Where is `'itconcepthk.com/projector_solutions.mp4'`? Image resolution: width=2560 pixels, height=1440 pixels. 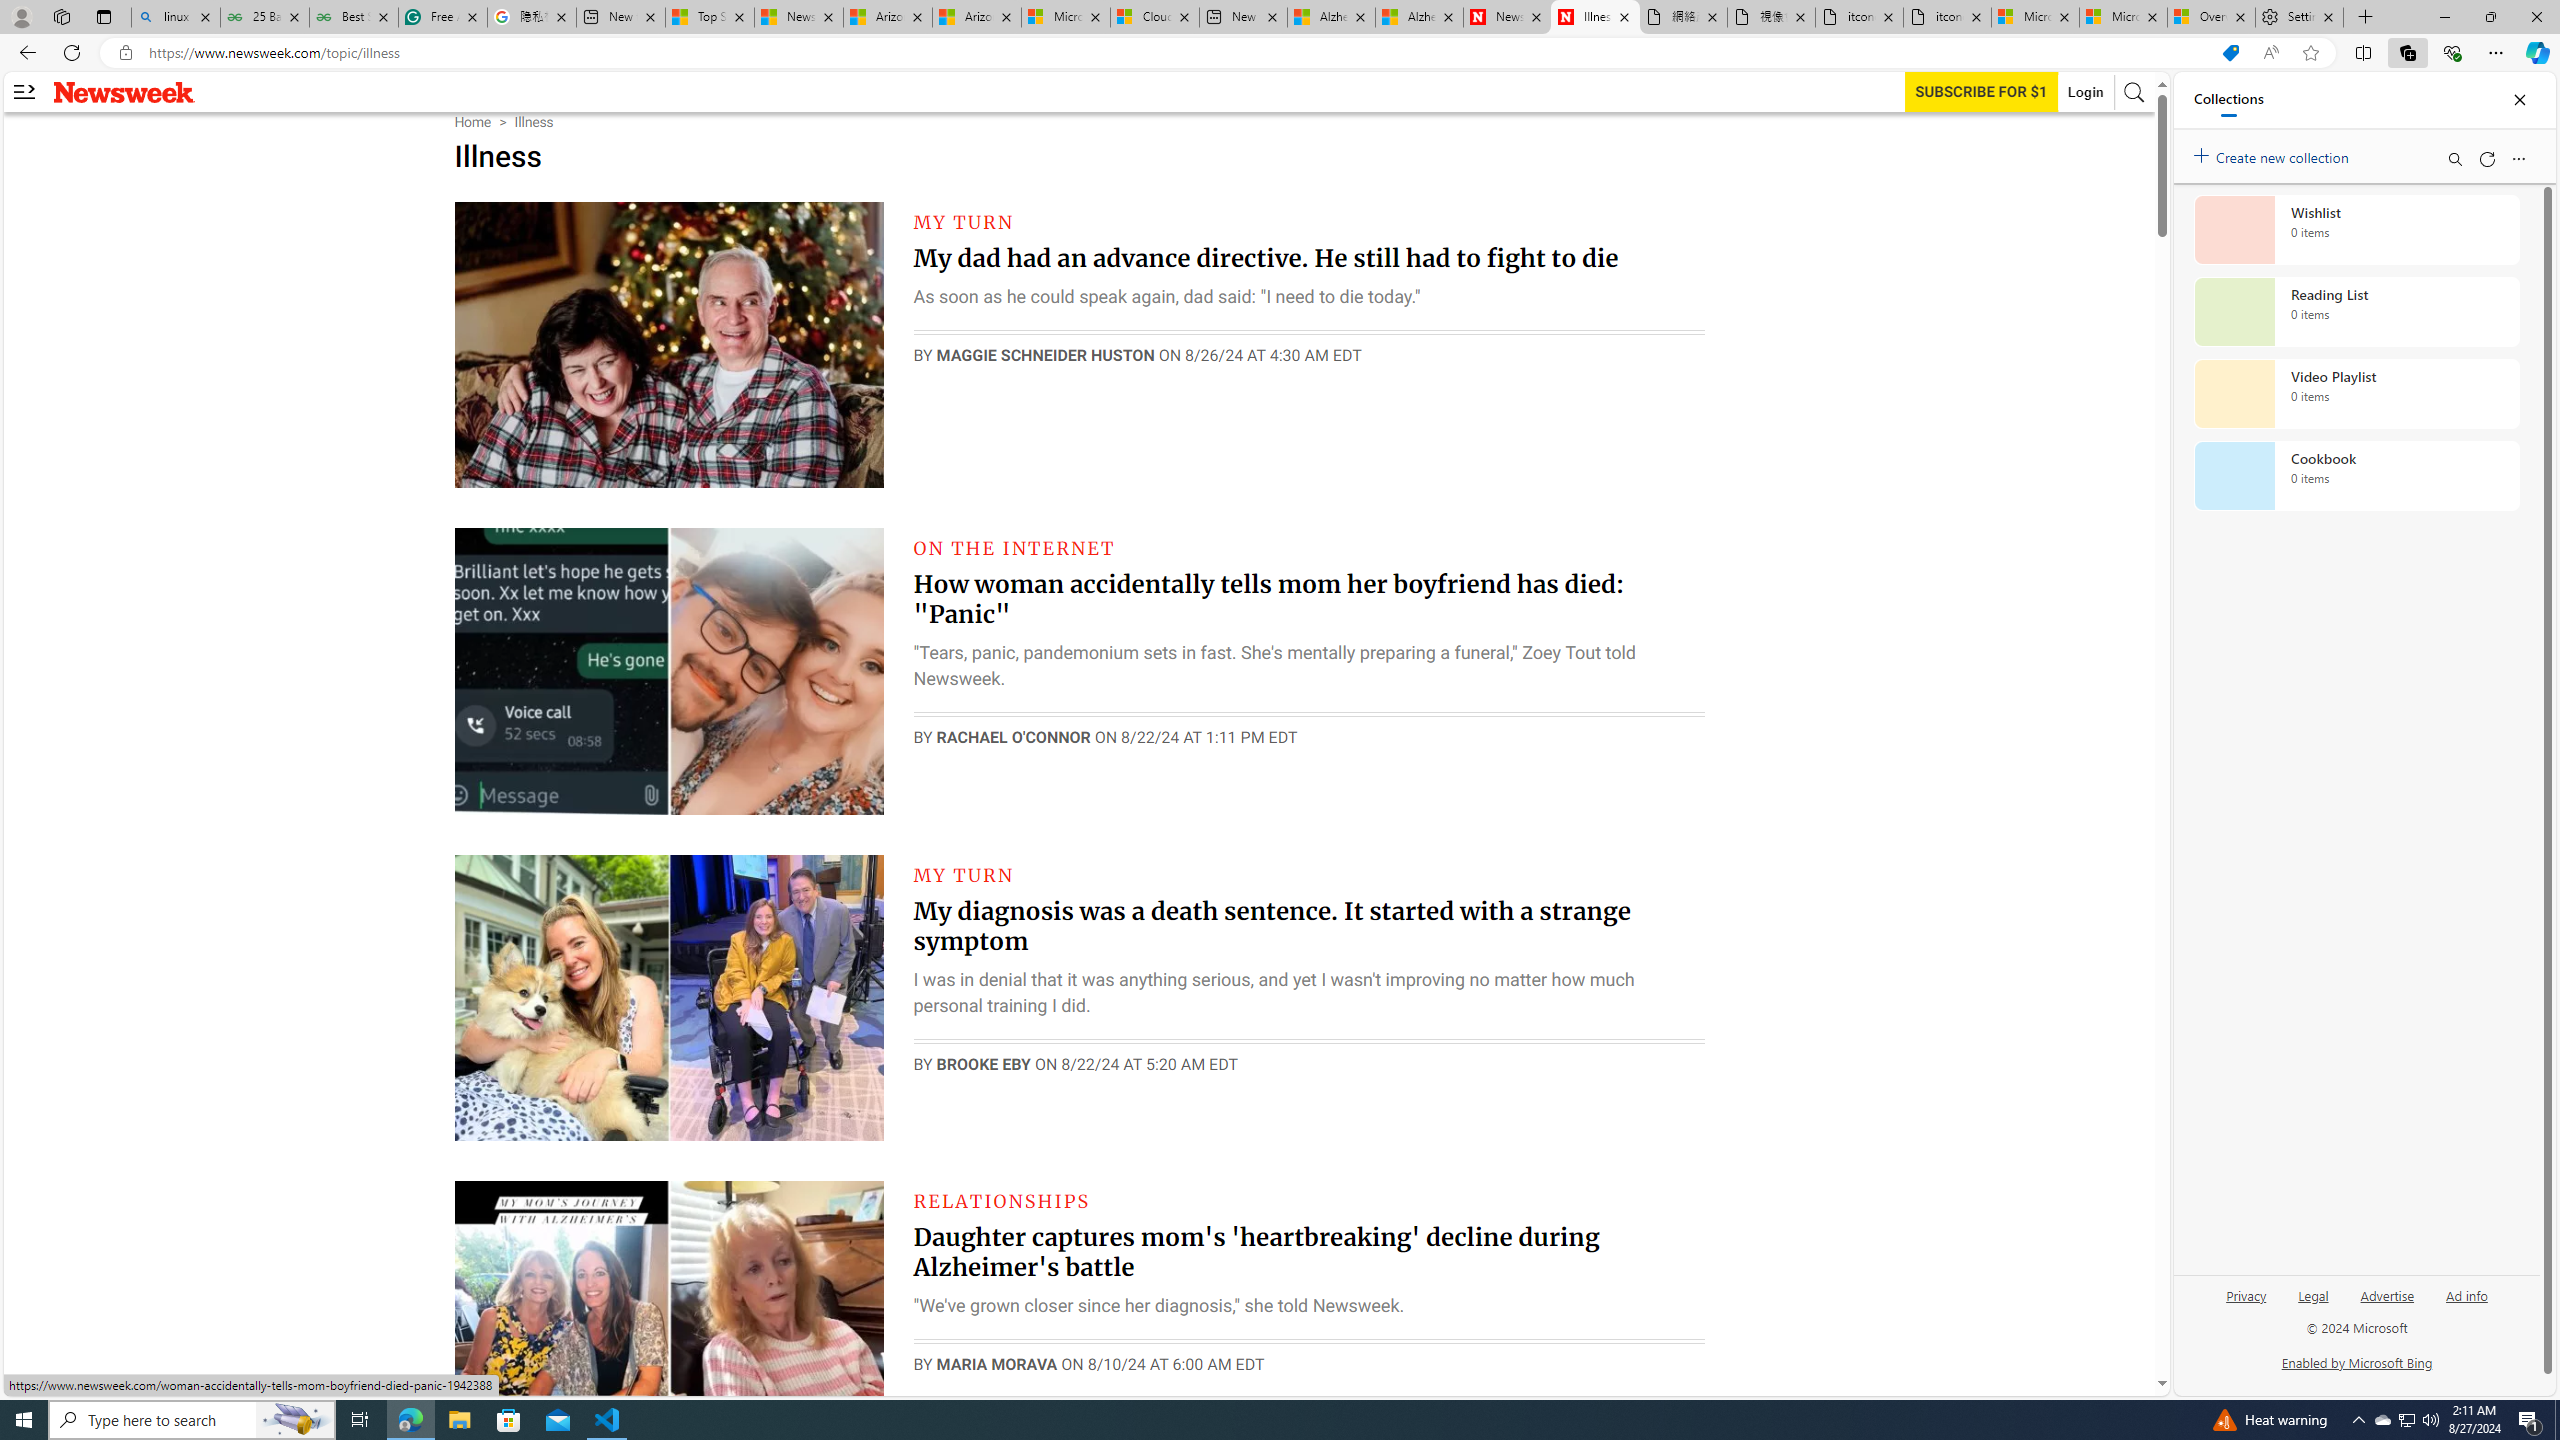 'itconcepthk.com/projector_solutions.mp4' is located at coordinates (1945, 16).